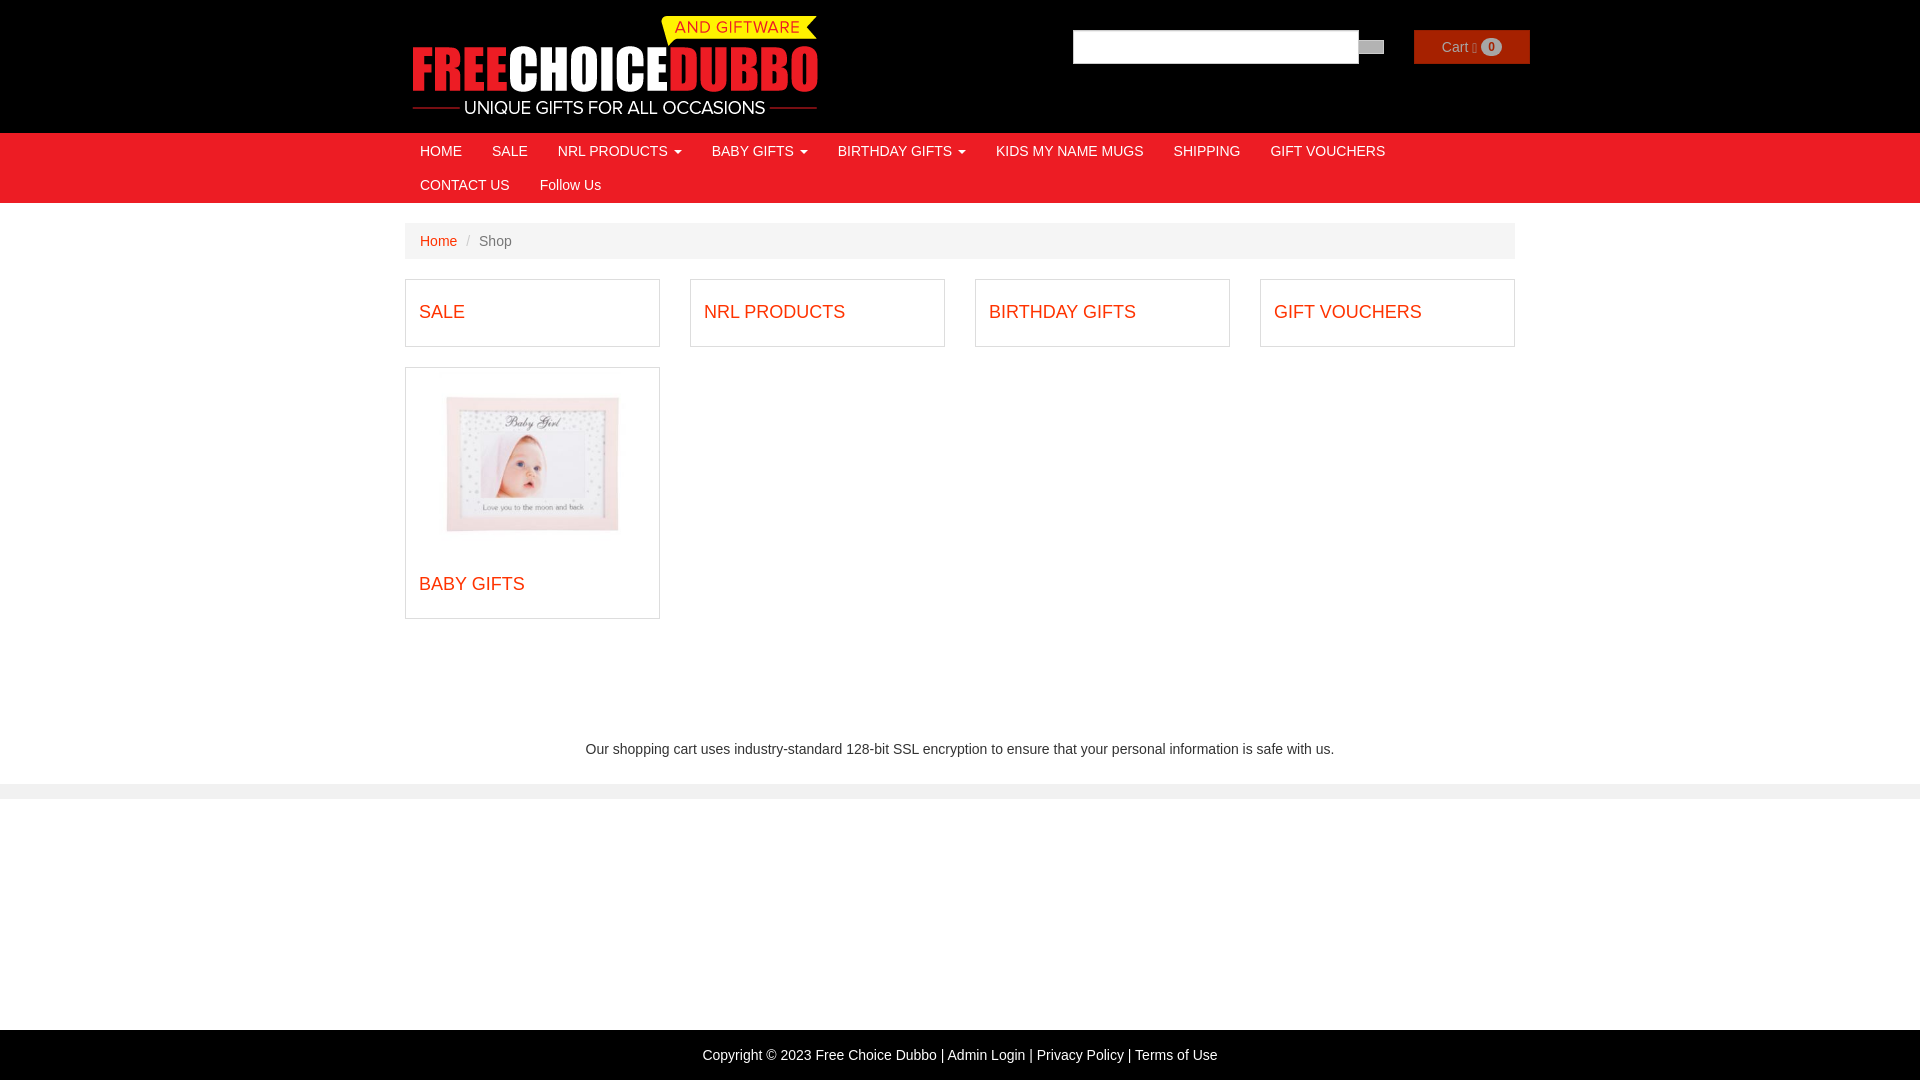  Describe the element at coordinates (470, 583) in the screenshot. I see `'BABY GIFTS'` at that location.